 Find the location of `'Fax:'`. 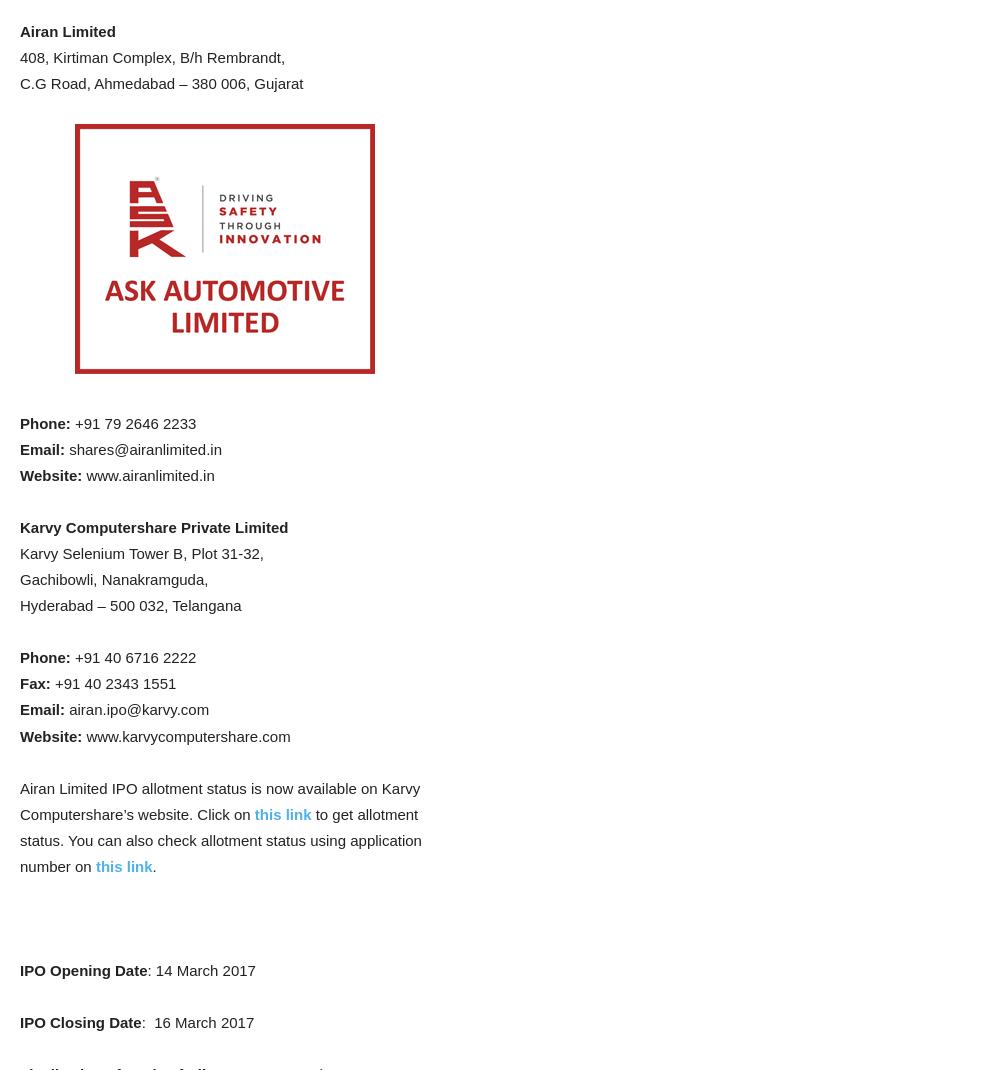

'Fax:' is located at coordinates (18, 683).